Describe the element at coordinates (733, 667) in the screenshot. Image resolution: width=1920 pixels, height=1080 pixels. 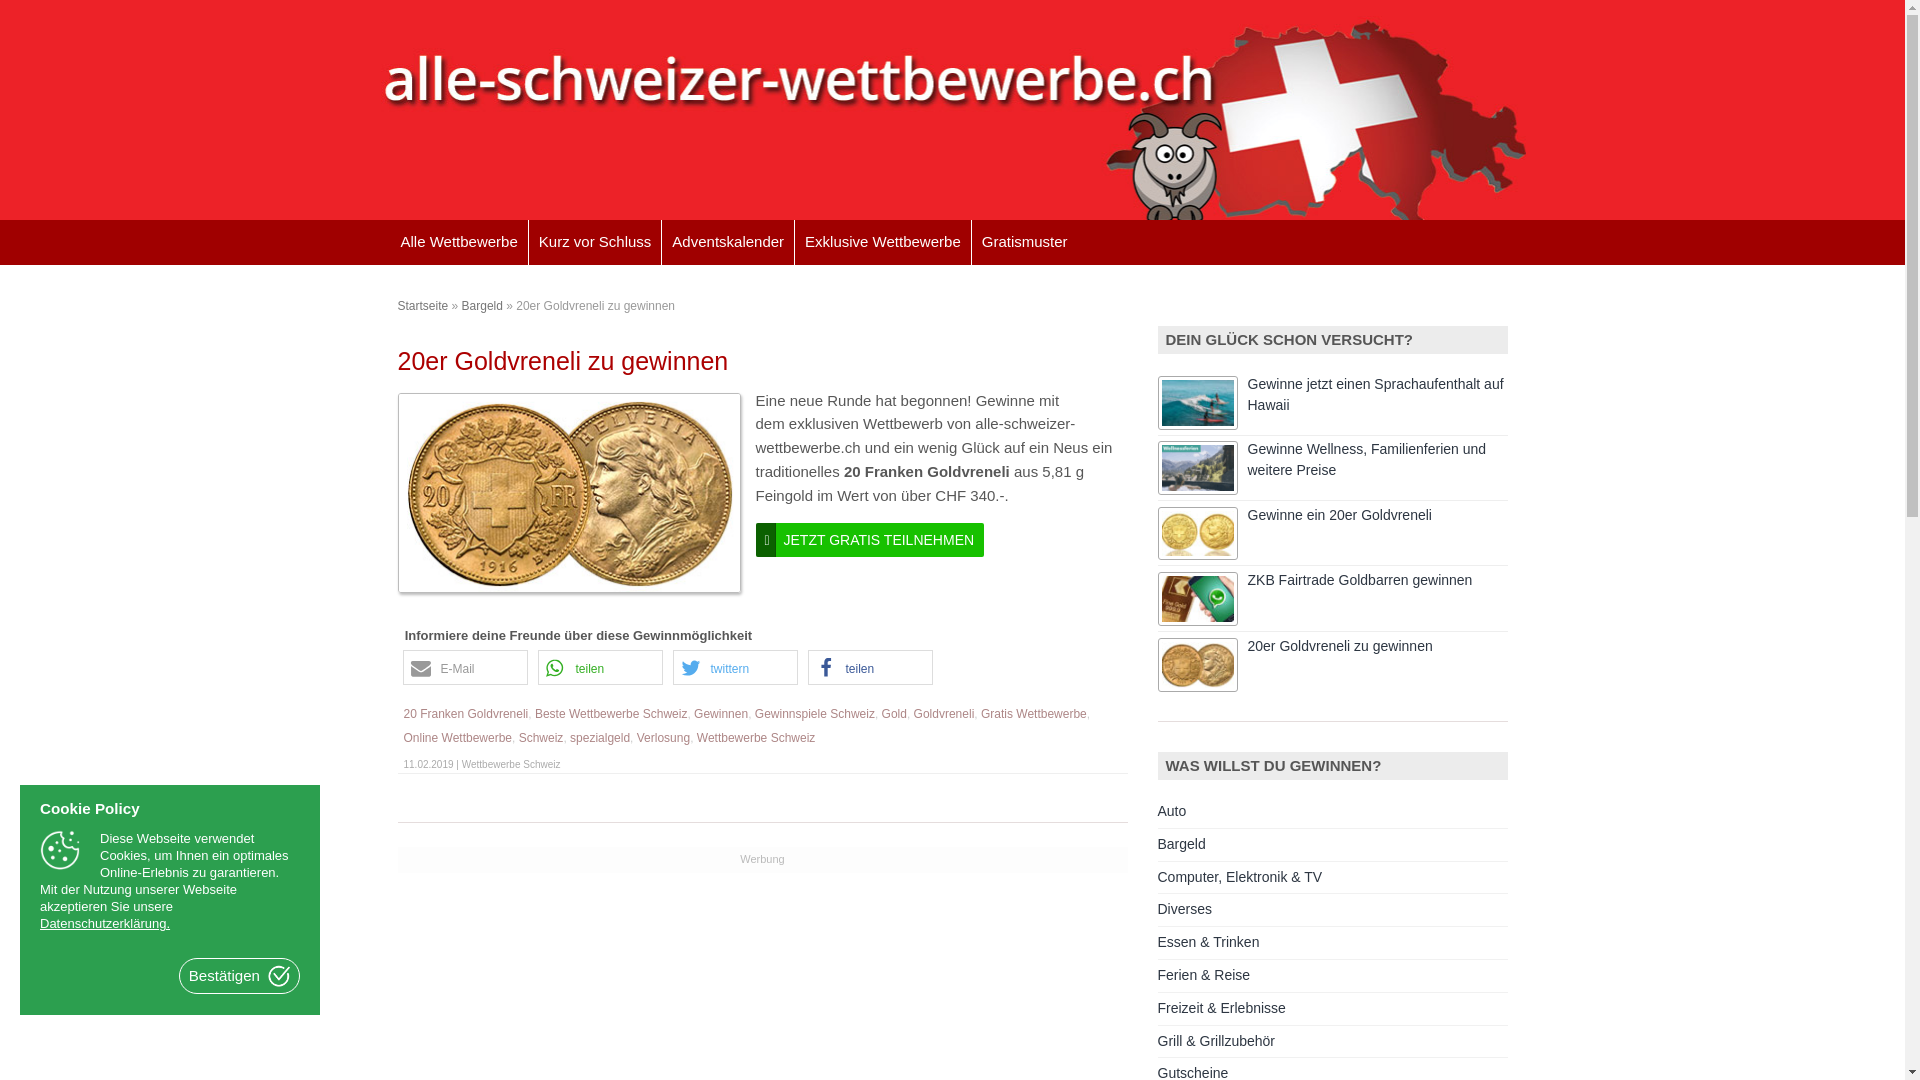
I see `'twittern '` at that location.